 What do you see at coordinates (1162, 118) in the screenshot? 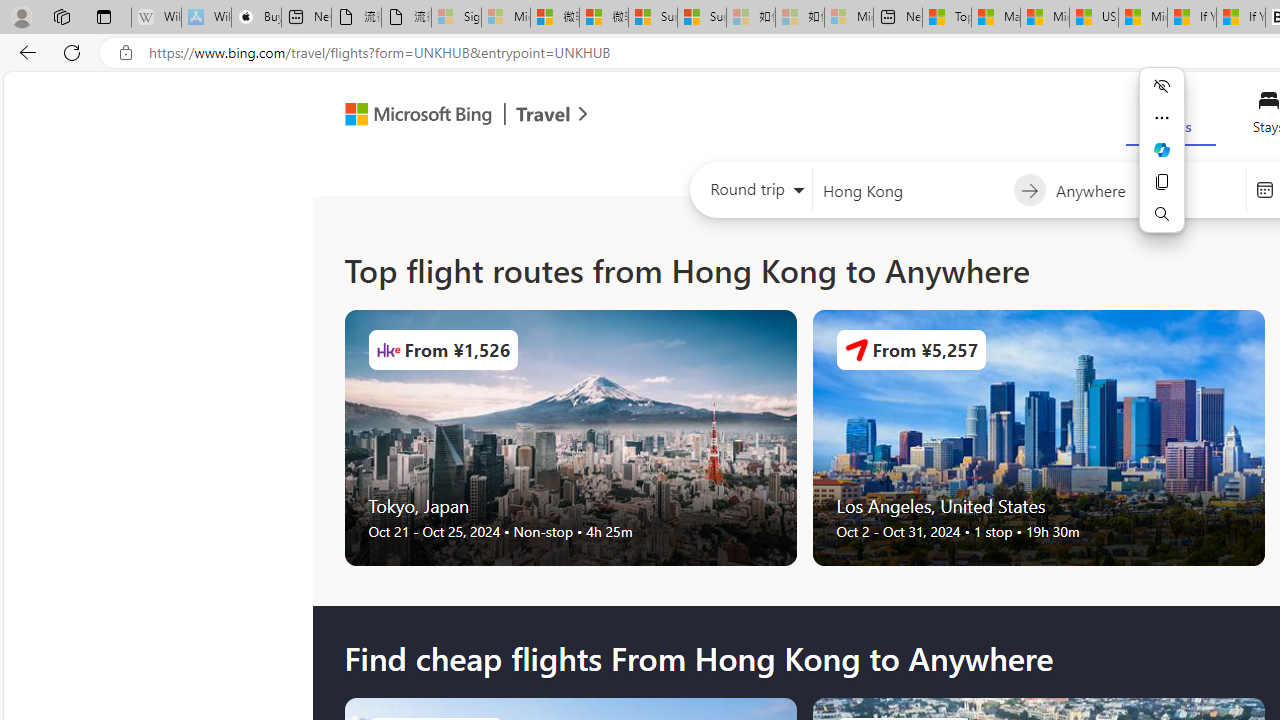
I see `'More actions'` at bounding box center [1162, 118].